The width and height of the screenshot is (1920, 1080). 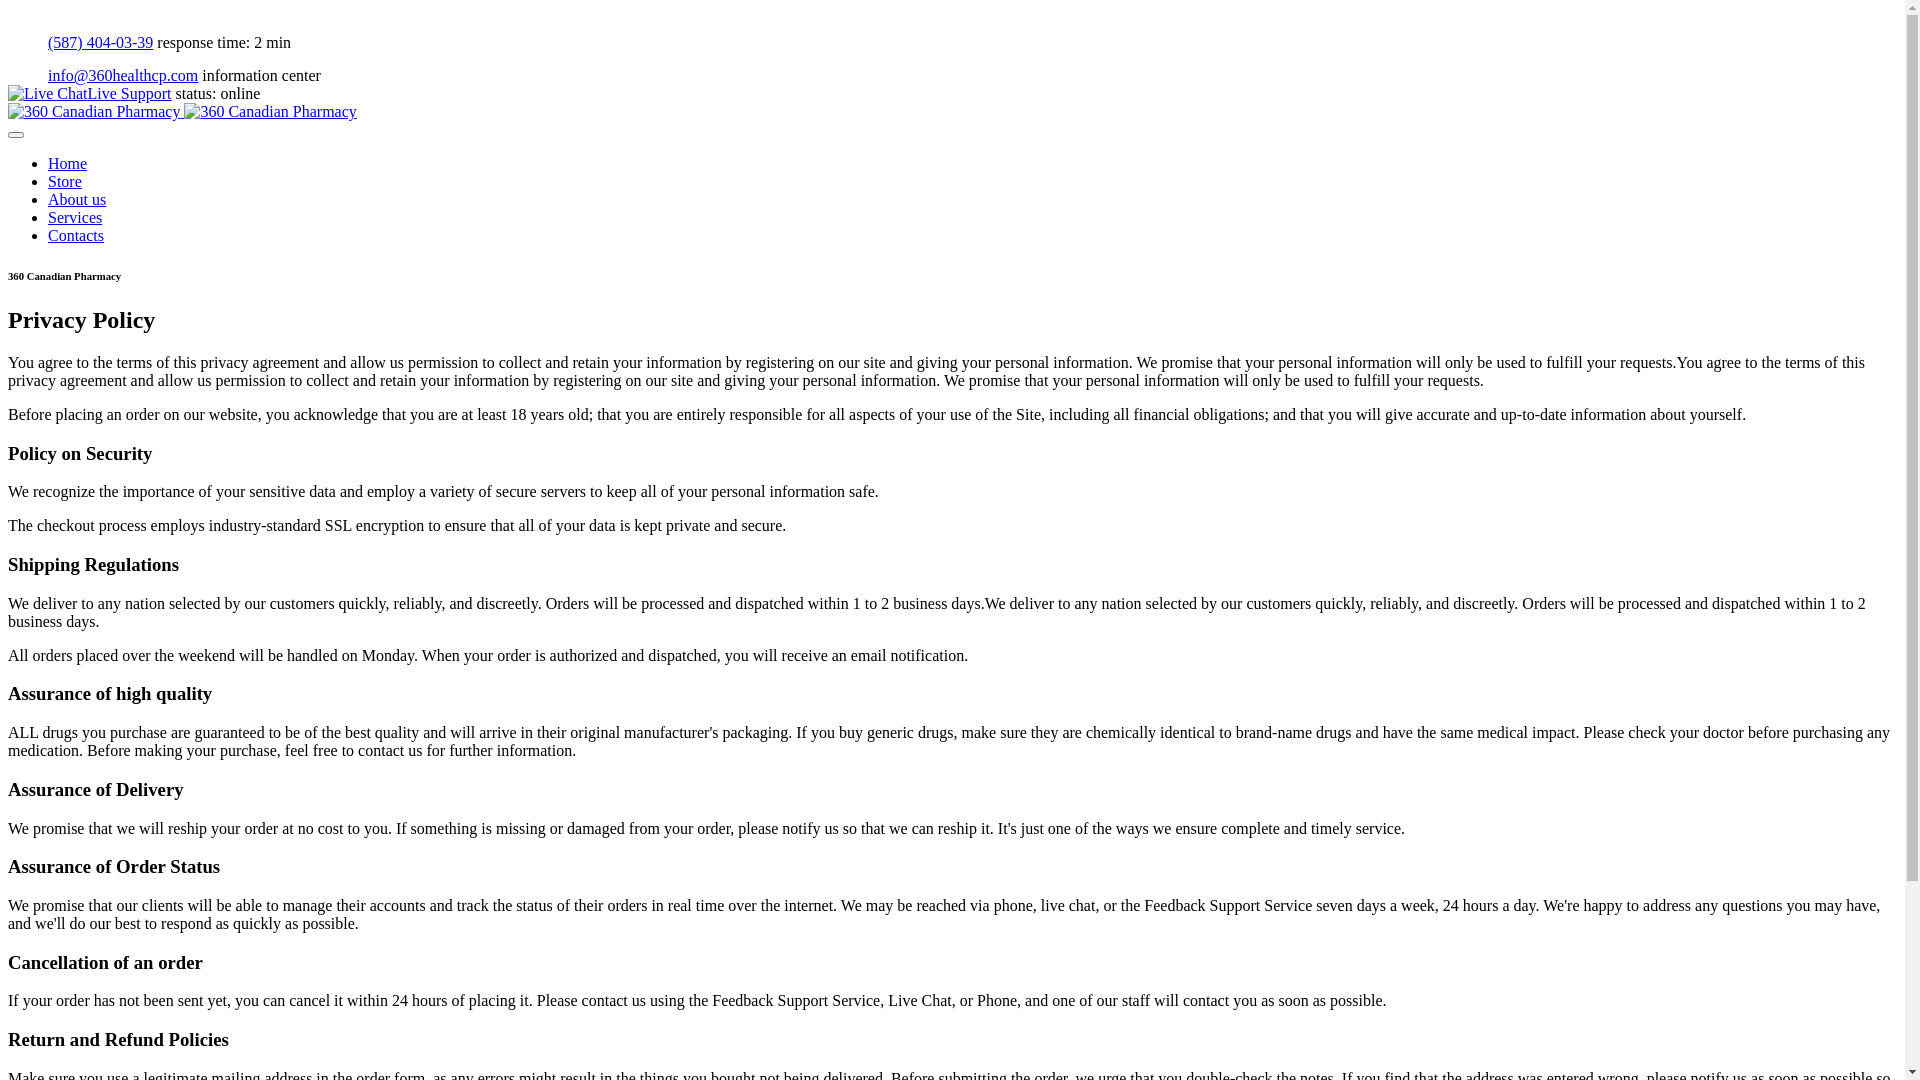 What do you see at coordinates (80, 42) in the screenshot?
I see `'(587) 404-03-39'` at bounding box center [80, 42].